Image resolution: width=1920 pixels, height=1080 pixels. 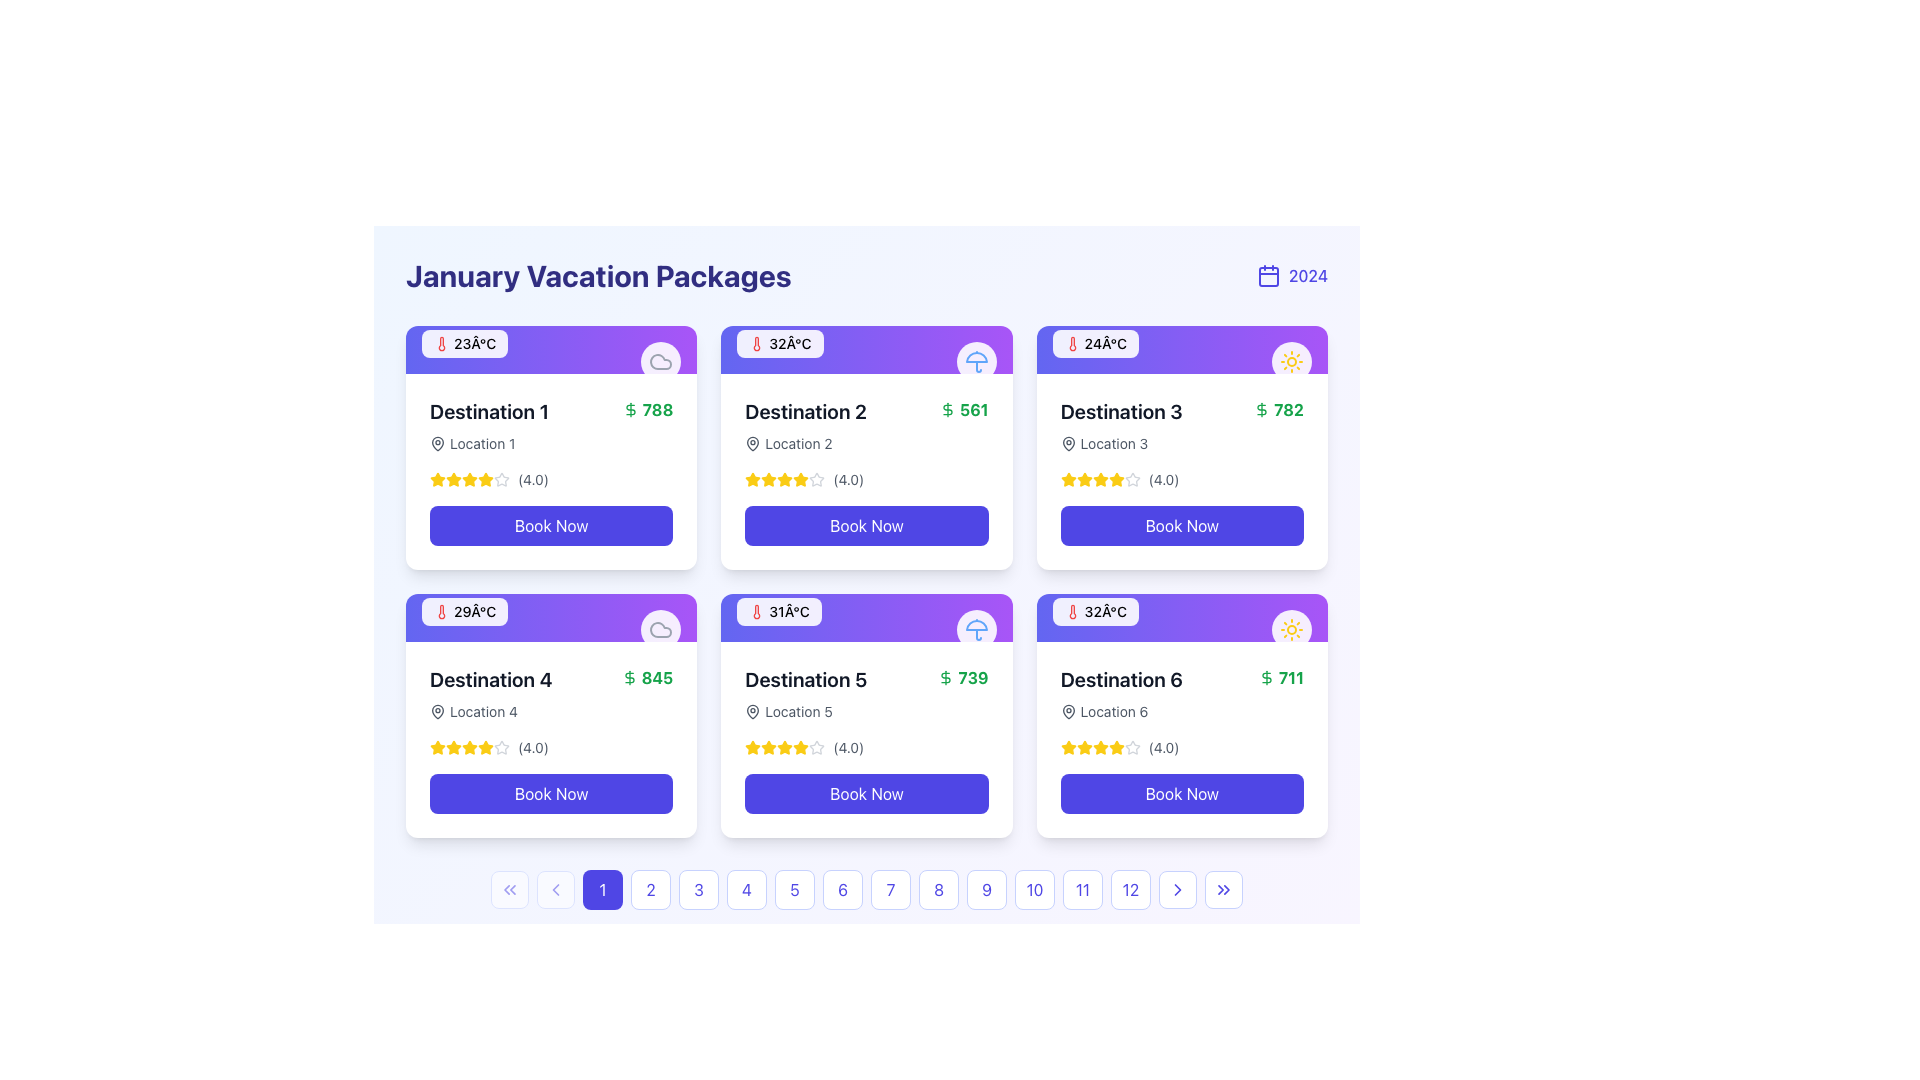 What do you see at coordinates (1278, 408) in the screenshot?
I see `the Label with icon that displays the cost or price associated with Destination 3, located in the top-right section of the card for 'Destination 3'` at bounding box center [1278, 408].